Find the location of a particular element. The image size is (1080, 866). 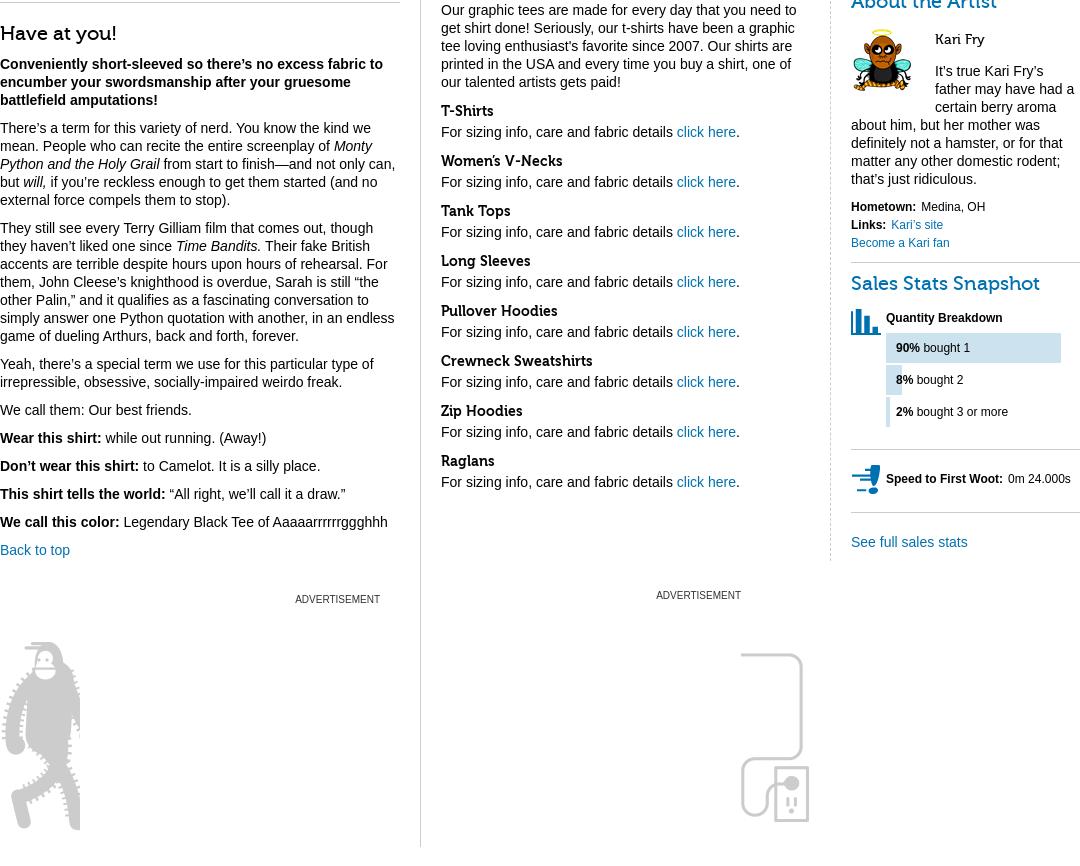

'Monty Python and the Holy Grail' is located at coordinates (185, 155).